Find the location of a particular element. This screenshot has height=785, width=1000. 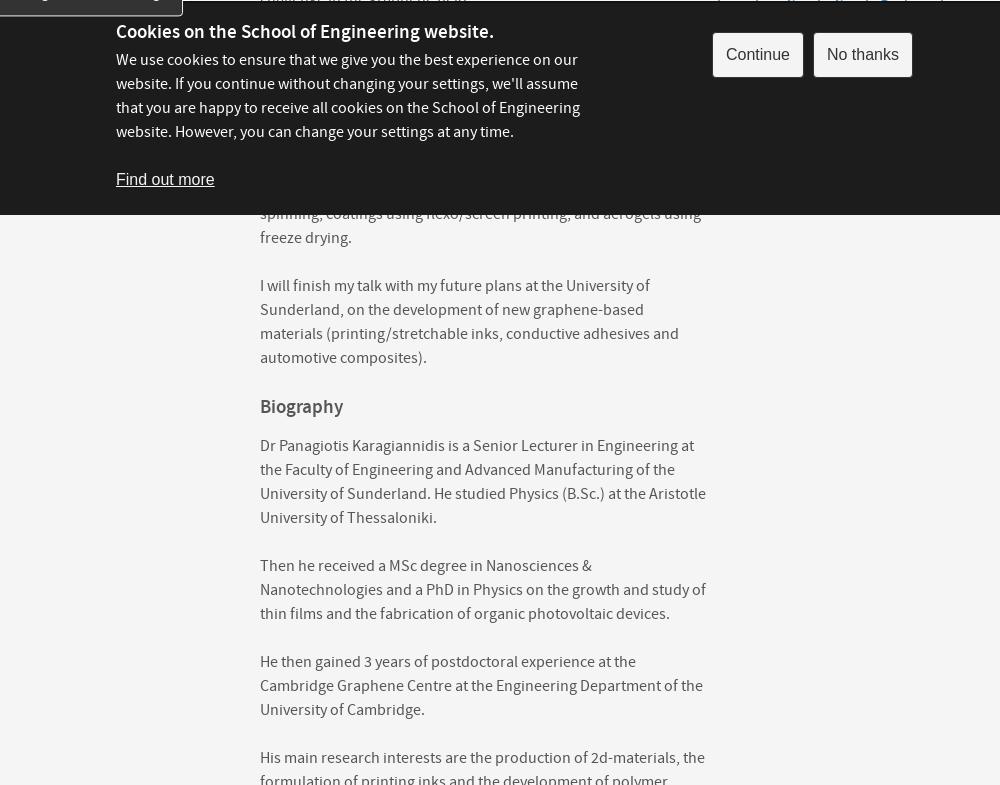

'He then gained 3 years of postdoctoral experience at the Cambridge Graphene Centre at the Engineering Department of the University of Cambridge.' is located at coordinates (480, 686).